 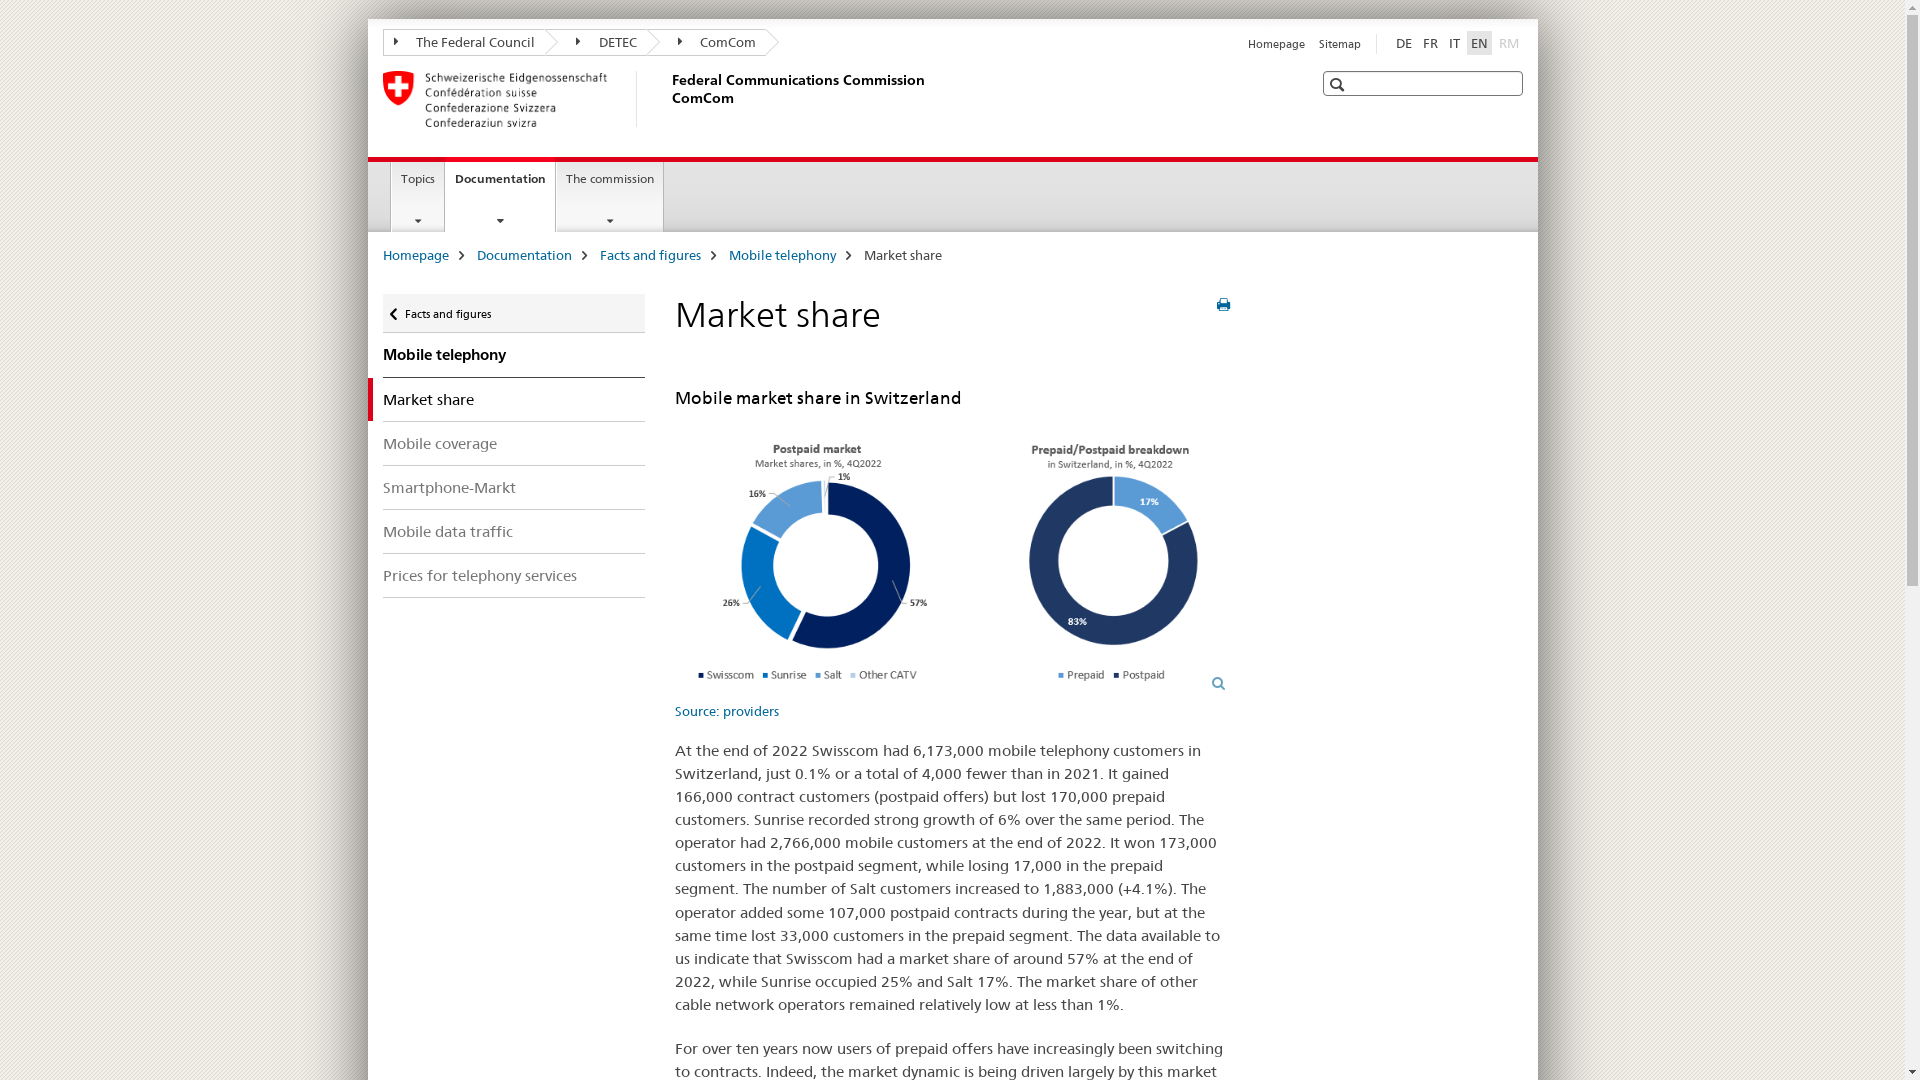 I want to click on 'Prices for telephony services', so click(x=382, y=575).